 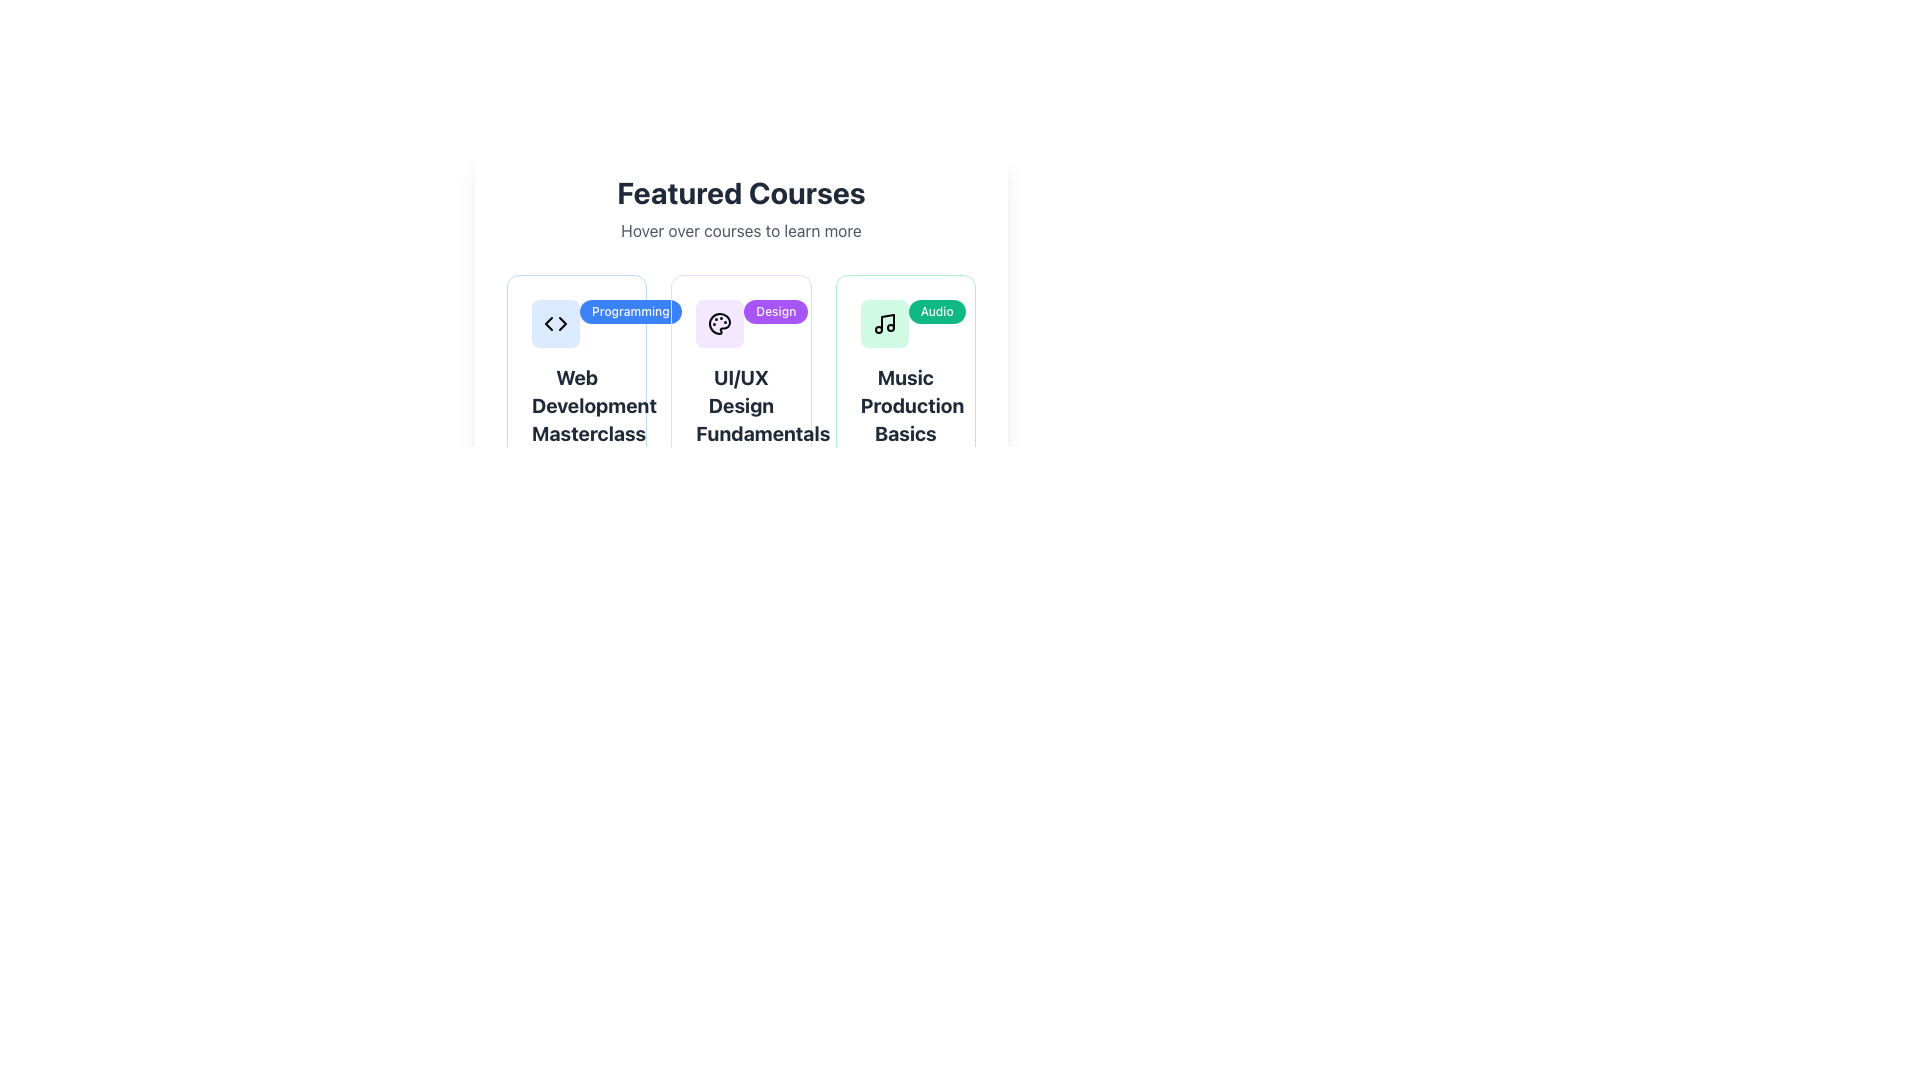 What do you see at coordinates (904, 323) in the screenshot?
I see `the tagged label component displaying the category 'Audio' associated with the course 'Music Production Basics' located at the top-right corner of the course card` at bounding box center [904, 323].